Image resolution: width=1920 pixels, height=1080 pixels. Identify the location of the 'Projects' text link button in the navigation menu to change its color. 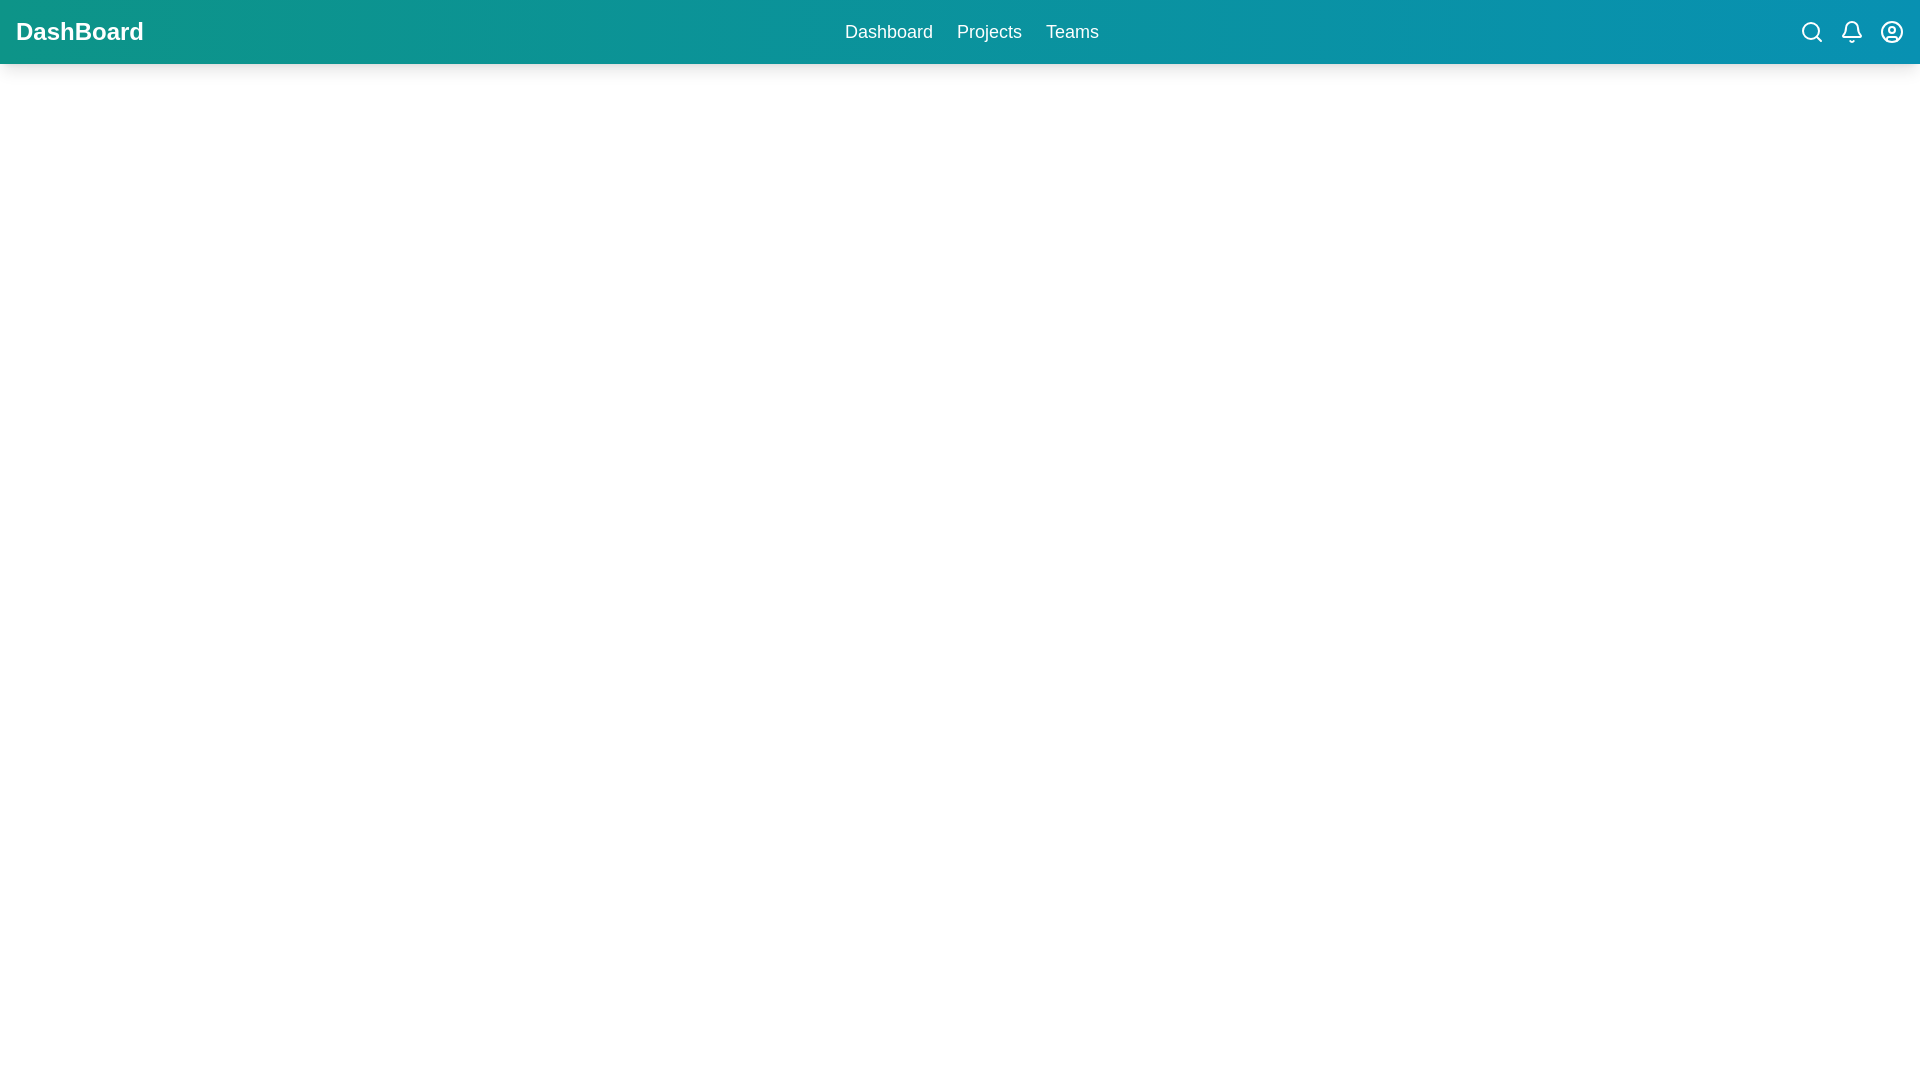
(989, 31).